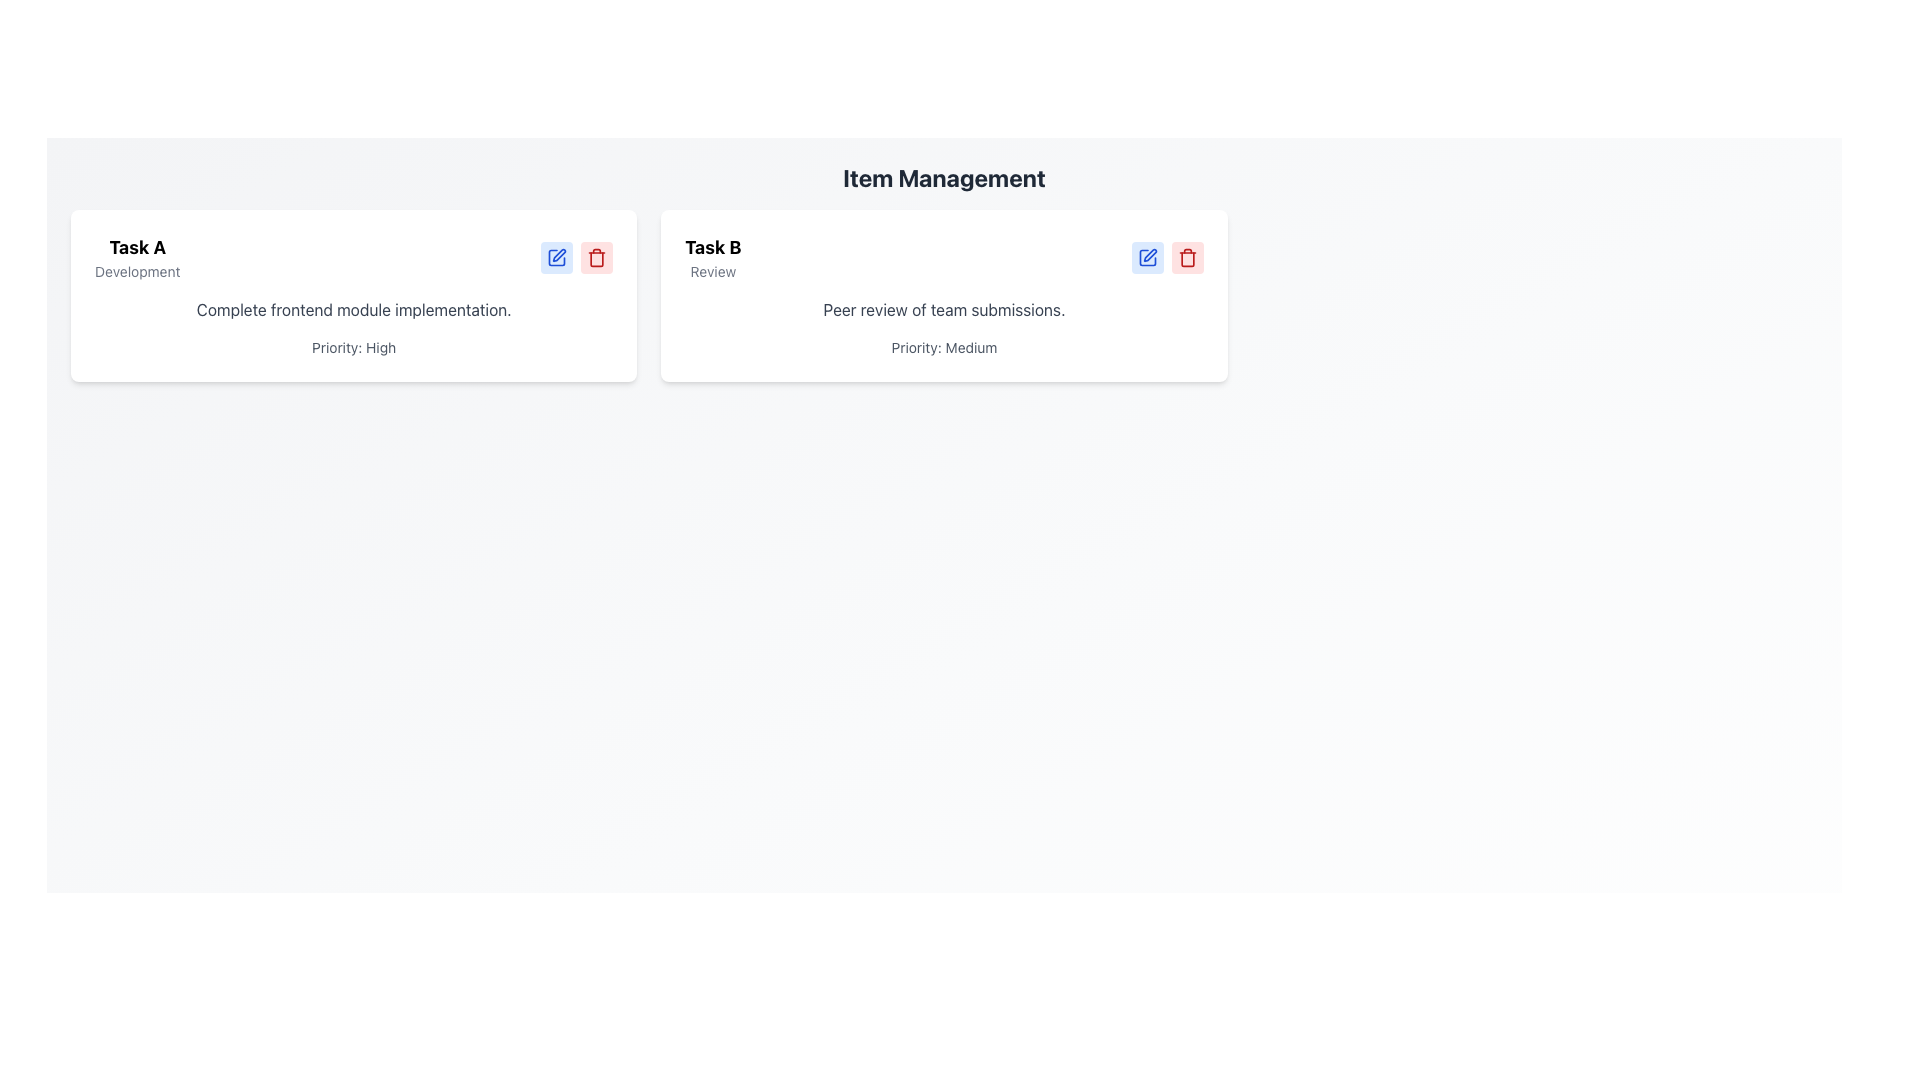 This screenshot has height=1080, width=1920. I want to click on the delete icon located in the control section of the 'Task A' card, to the right of the blue pencil/edit icon, so click(595, 257).